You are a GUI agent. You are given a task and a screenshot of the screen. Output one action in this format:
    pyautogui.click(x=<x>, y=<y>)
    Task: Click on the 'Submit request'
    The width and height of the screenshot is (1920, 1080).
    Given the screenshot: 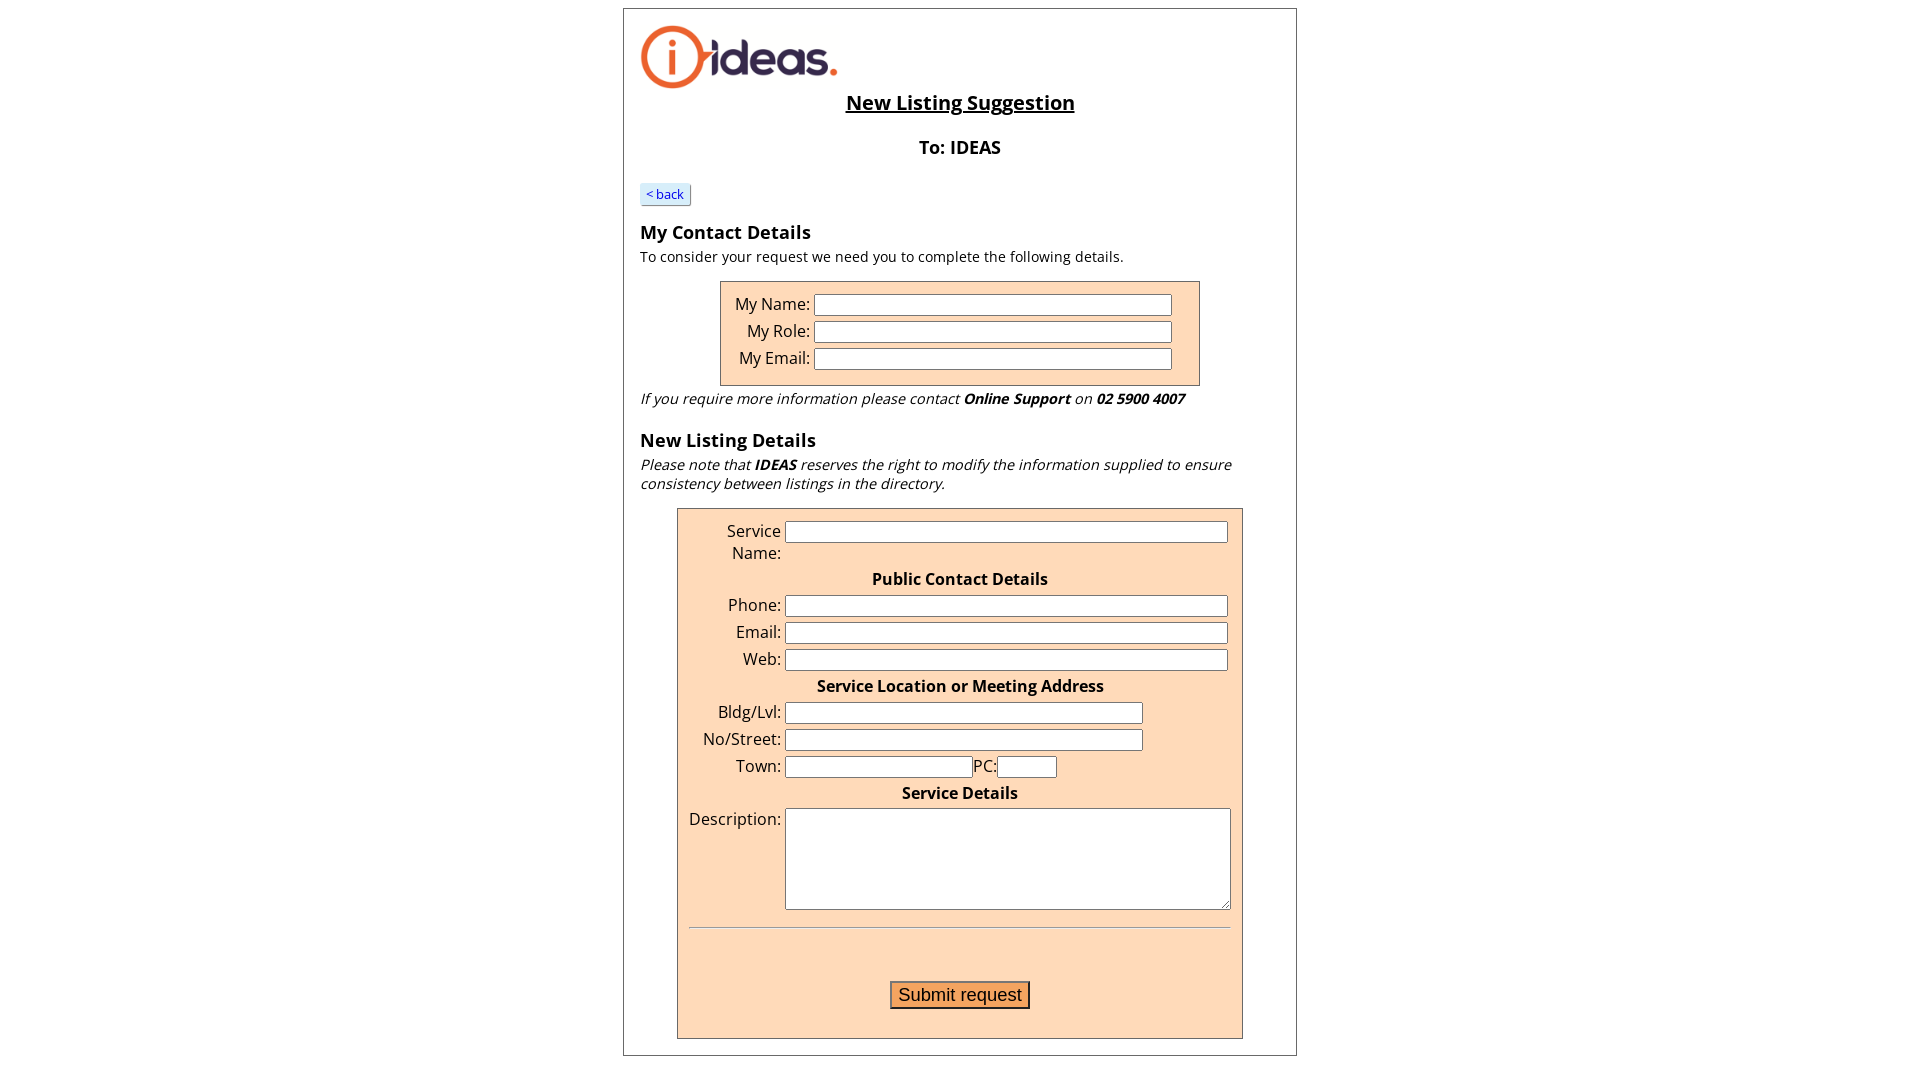 What is the action you would take?
    pyautogui.click(x=960, y=995)
    